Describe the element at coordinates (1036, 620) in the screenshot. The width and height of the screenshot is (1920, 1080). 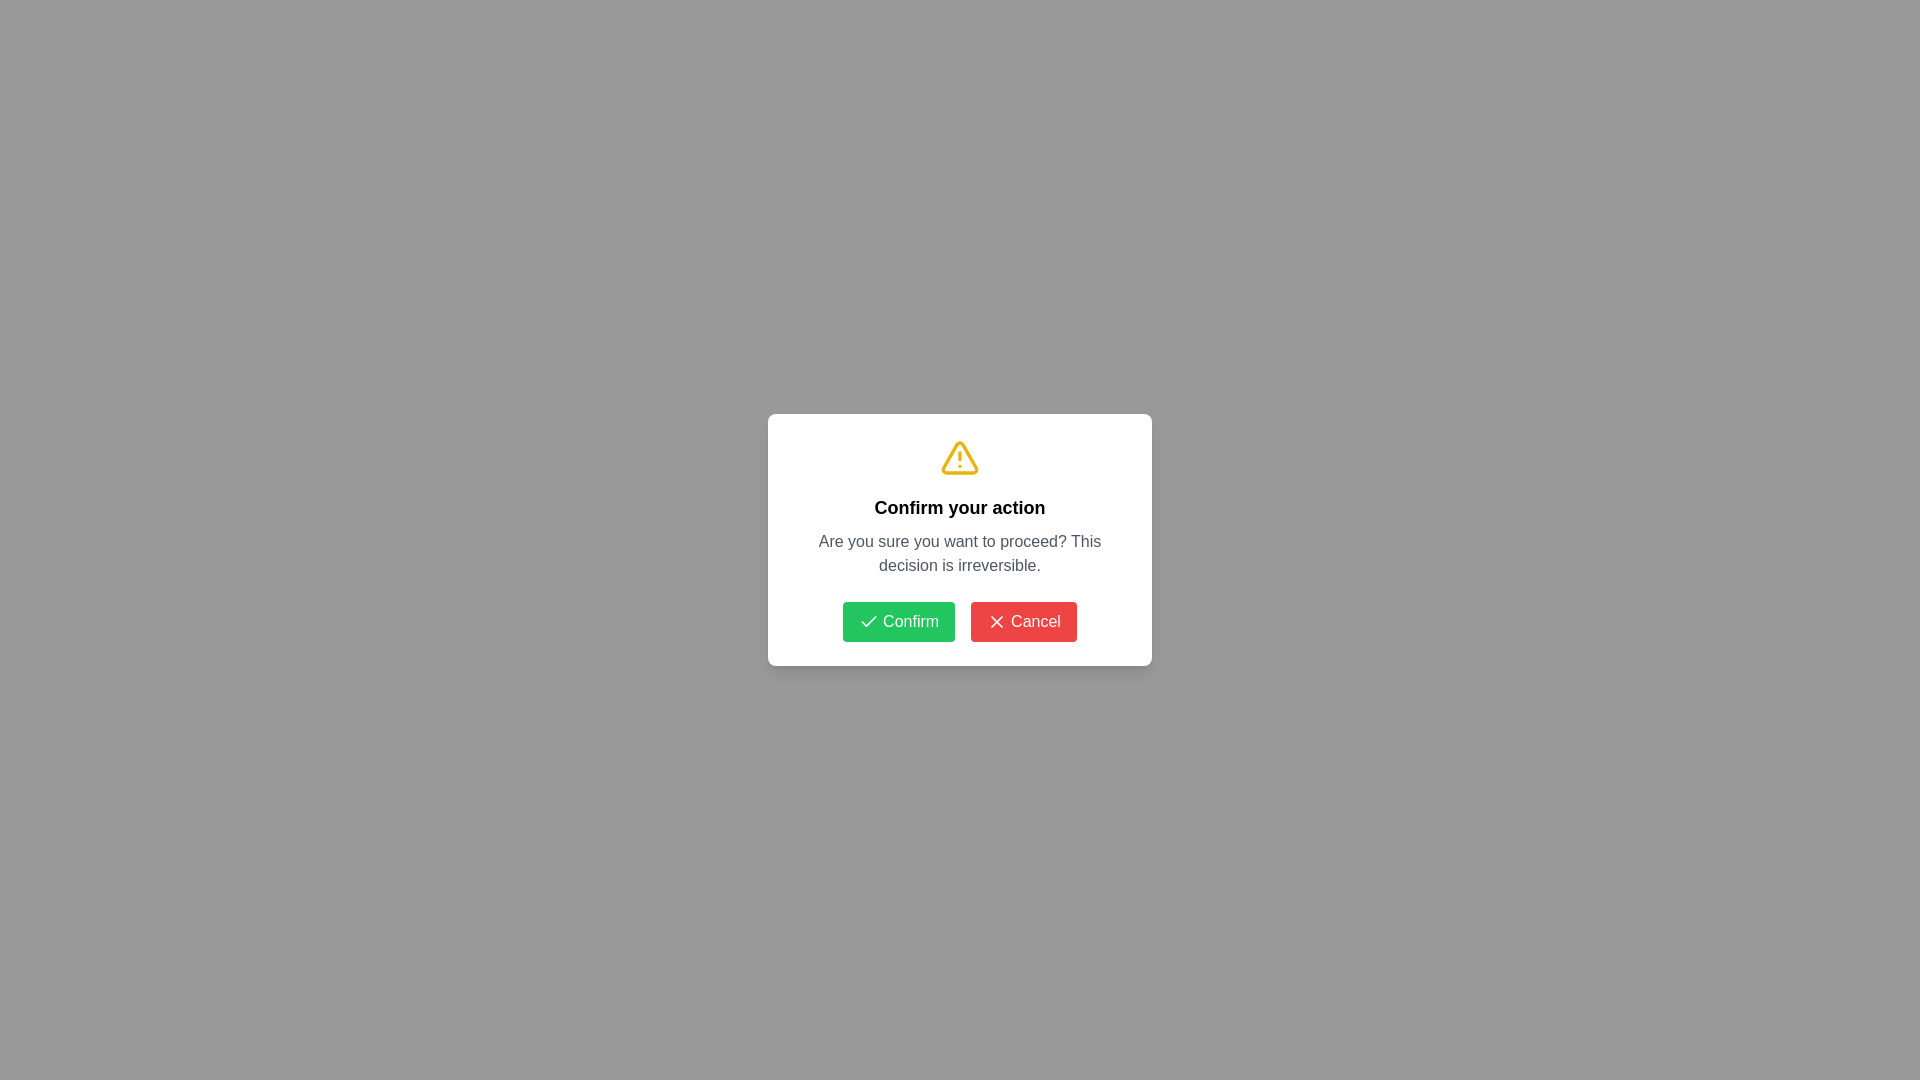
I see `text on the 'Cancel' button, which is styled with white text on a red background and is located on the right side of the confirmation dialog box` at that location.